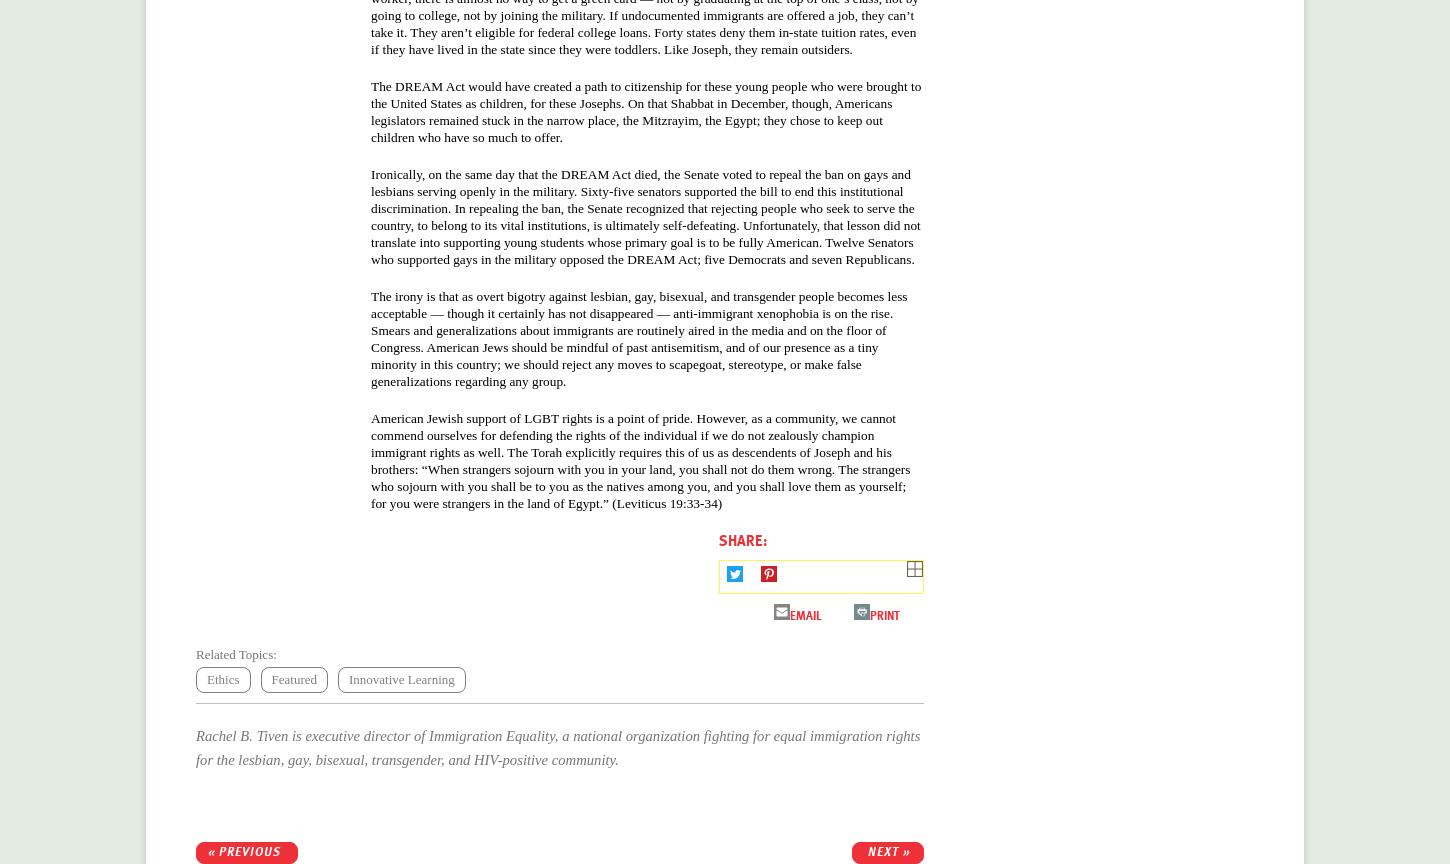 Image resolution: width=1450 pixels, height=864 pixels. I want to click on 'The irony is that as overt bigotry against lesbian, gay, bisexual, and transgender people becomes less acceptable — though it certainly has not disappeared — anti-immigrant xenophobia is on the rise. Smears and generalizations about immigrants are routinely aired in the media and on the floor of Congress. American Jews should be mindful of past antisemitism, and of our presence as a tiny minority in this country; we should reject any moves to scapegoat, stereotype, or make false generalizations regarding any group.', so click(638, 336).